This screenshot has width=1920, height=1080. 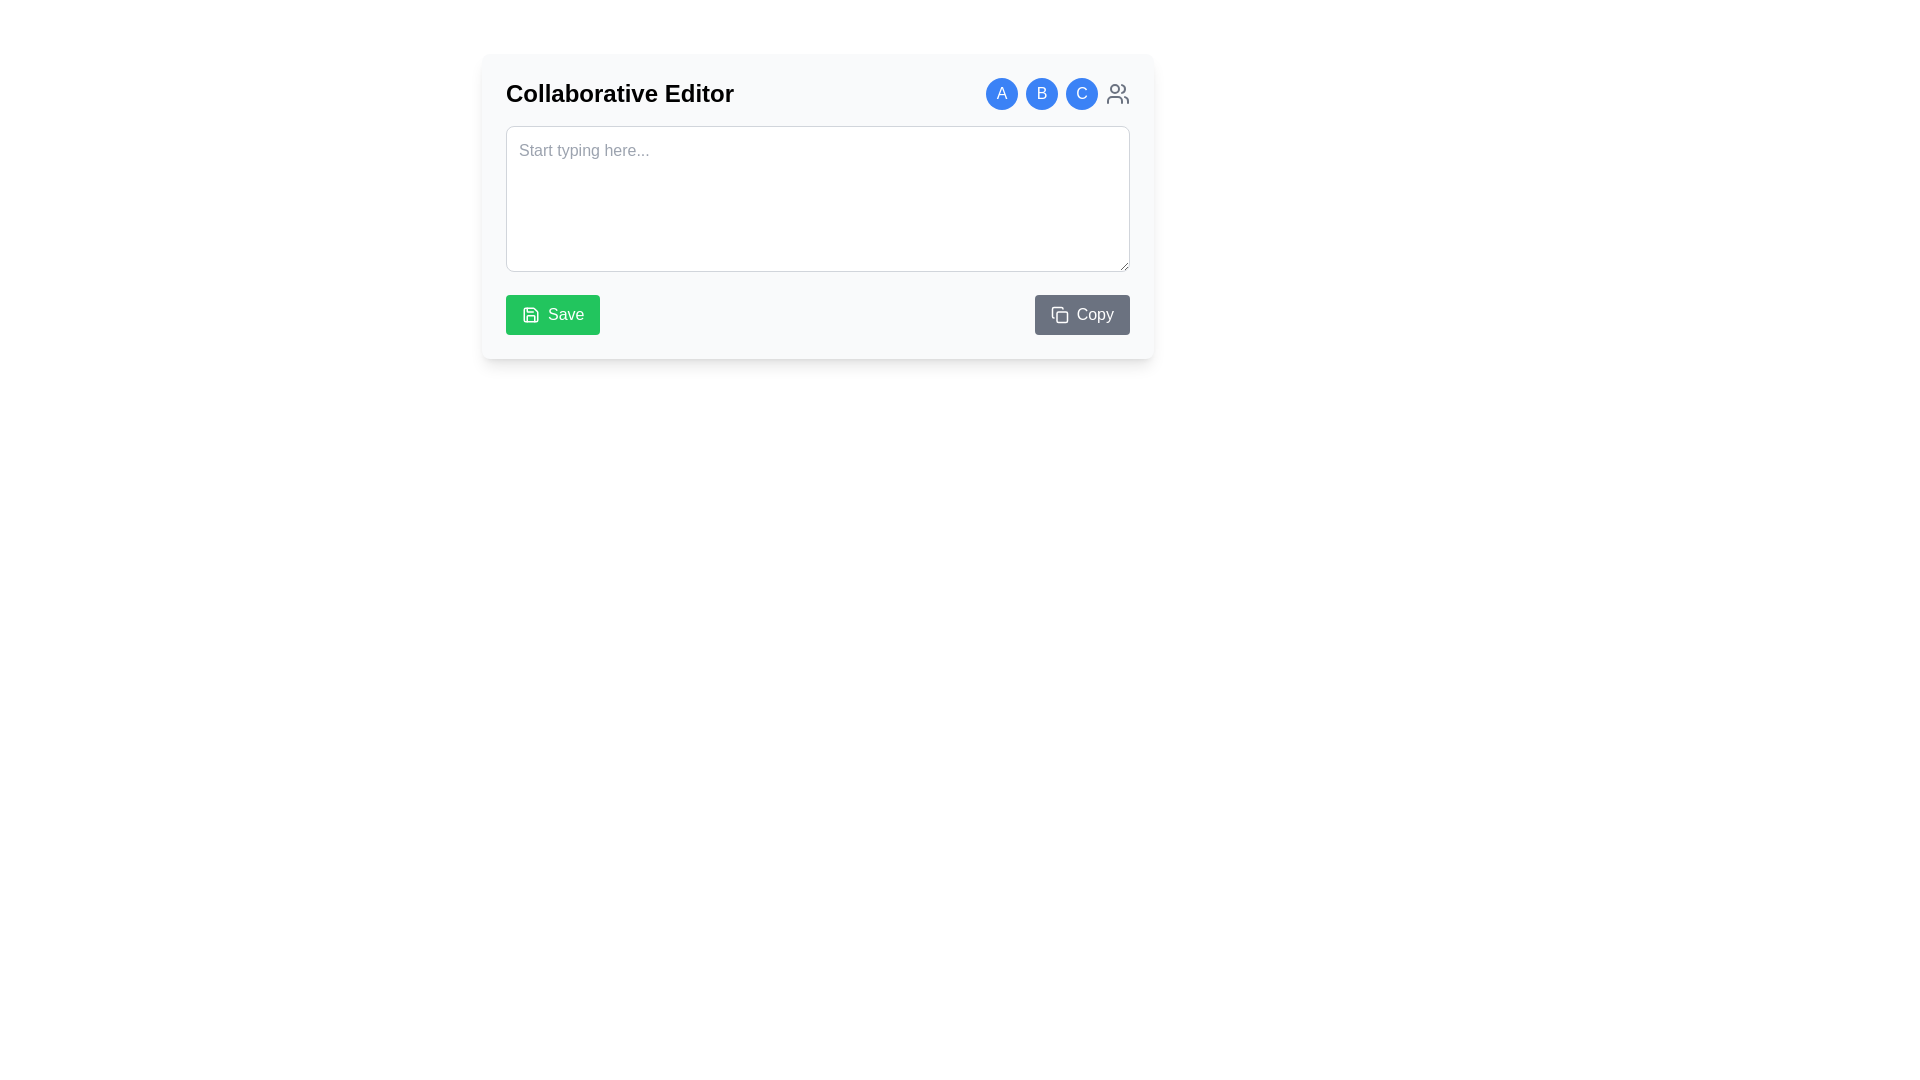 What do you see at coordinates (1002, 93) in the screenshot?
I see `the circular button with a blue background and white text 'A'` at bounding box center [1002, 93].